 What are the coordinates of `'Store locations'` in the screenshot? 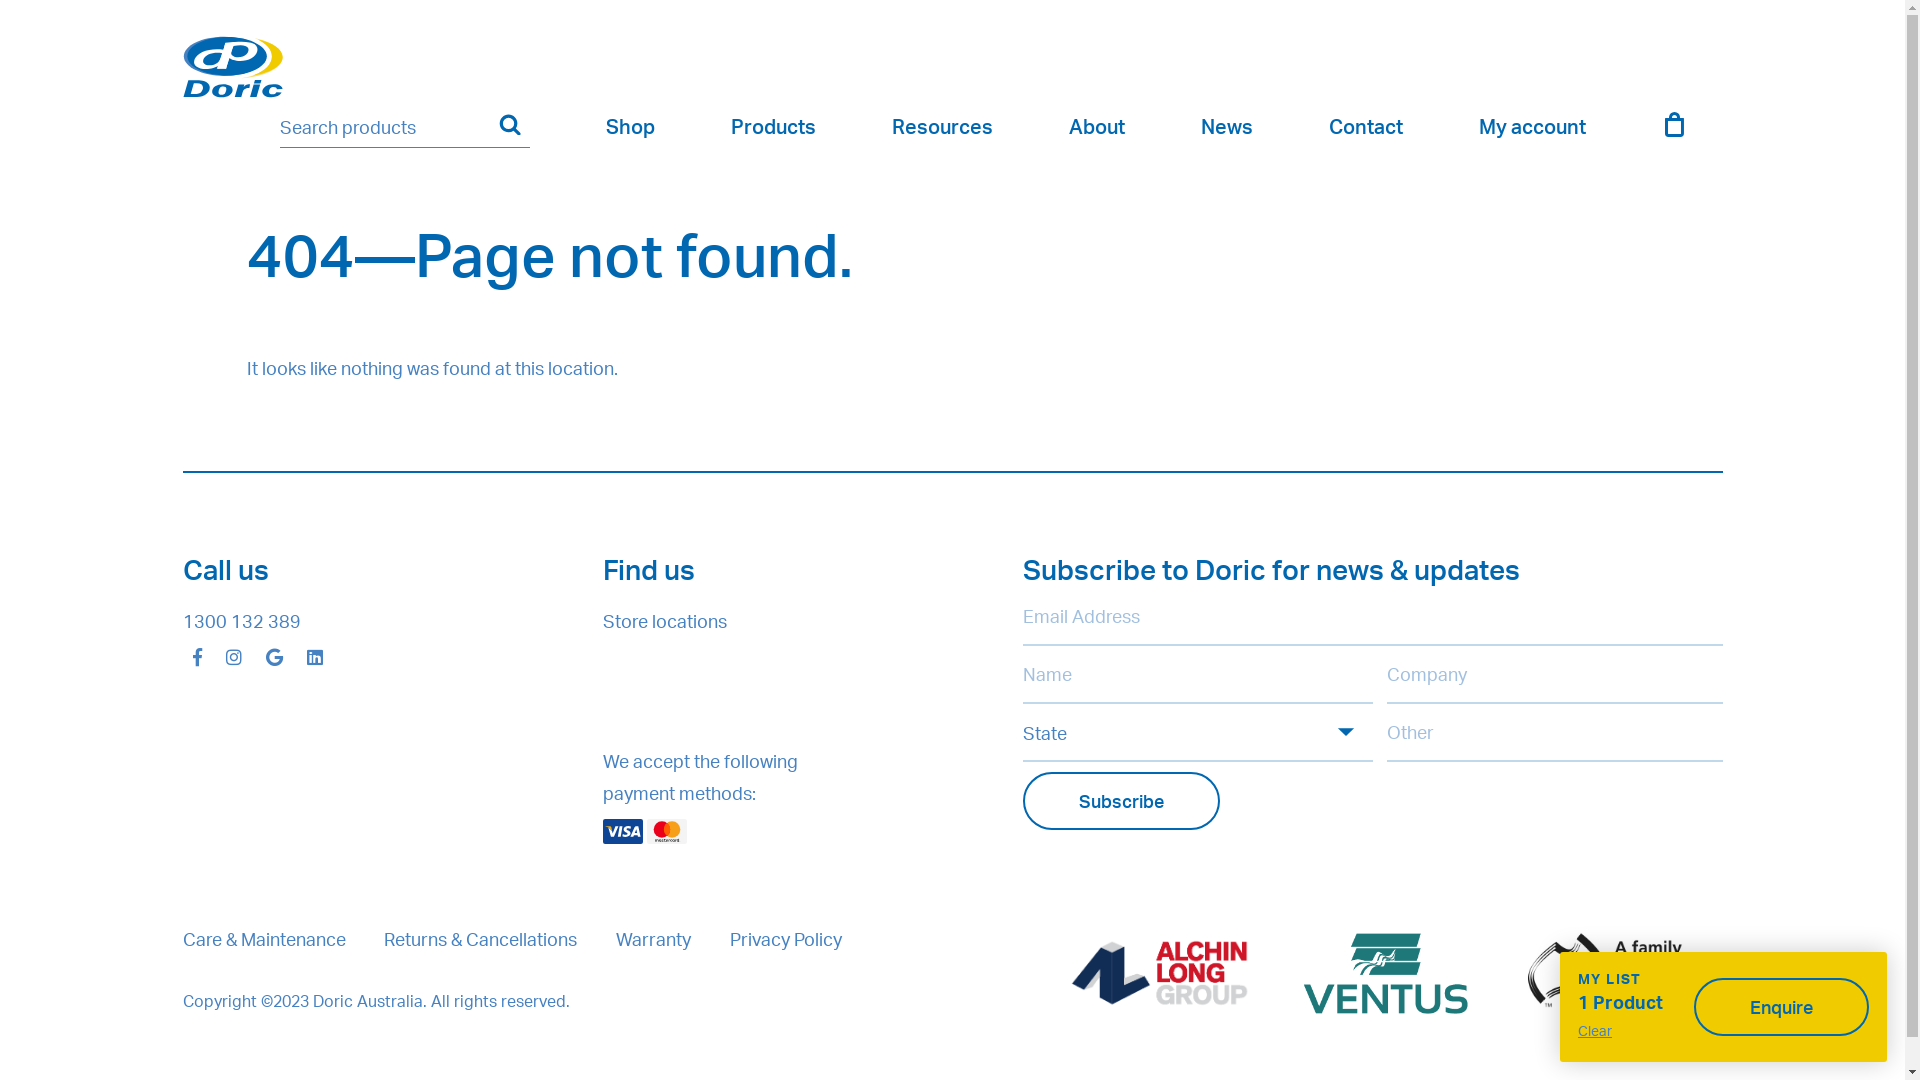 It's located at (663, 620).